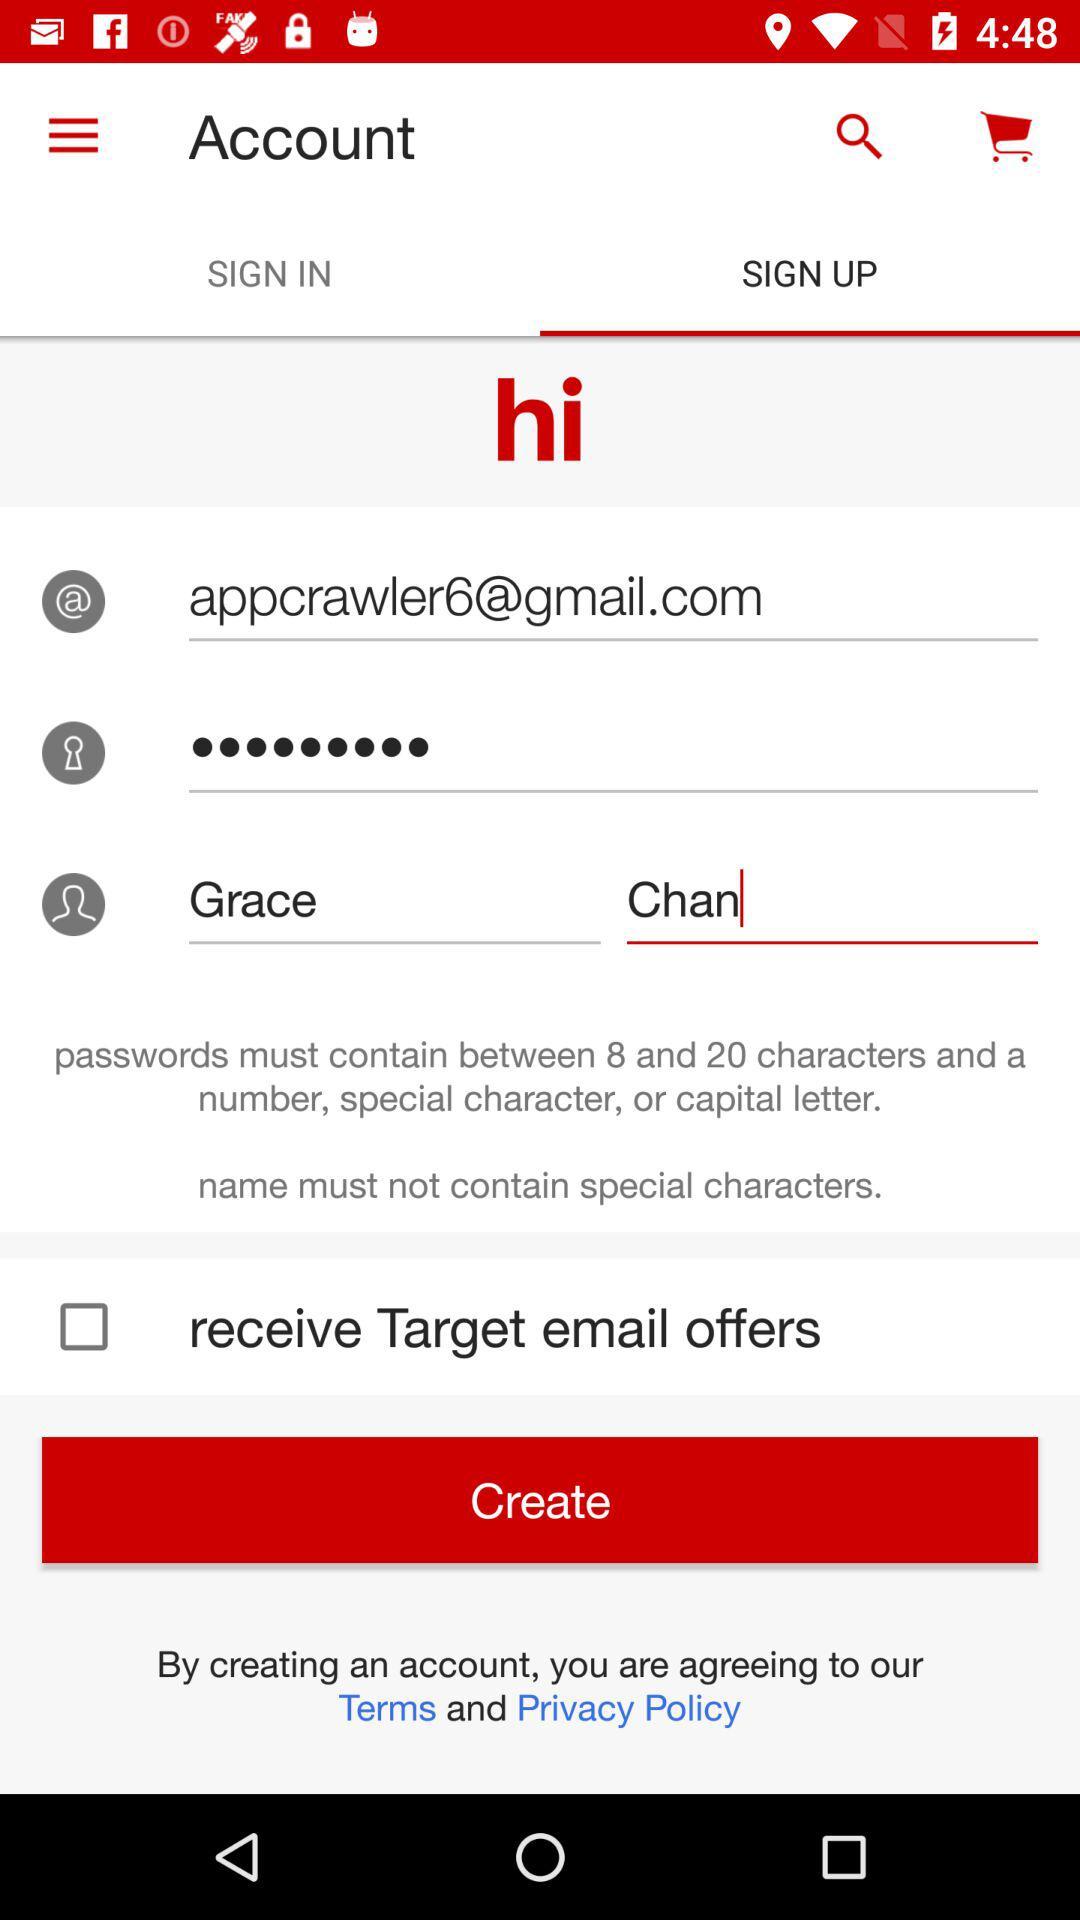  Describe the element at coordinates (832, 897) in the screenshot. I see `chan item` at that location.